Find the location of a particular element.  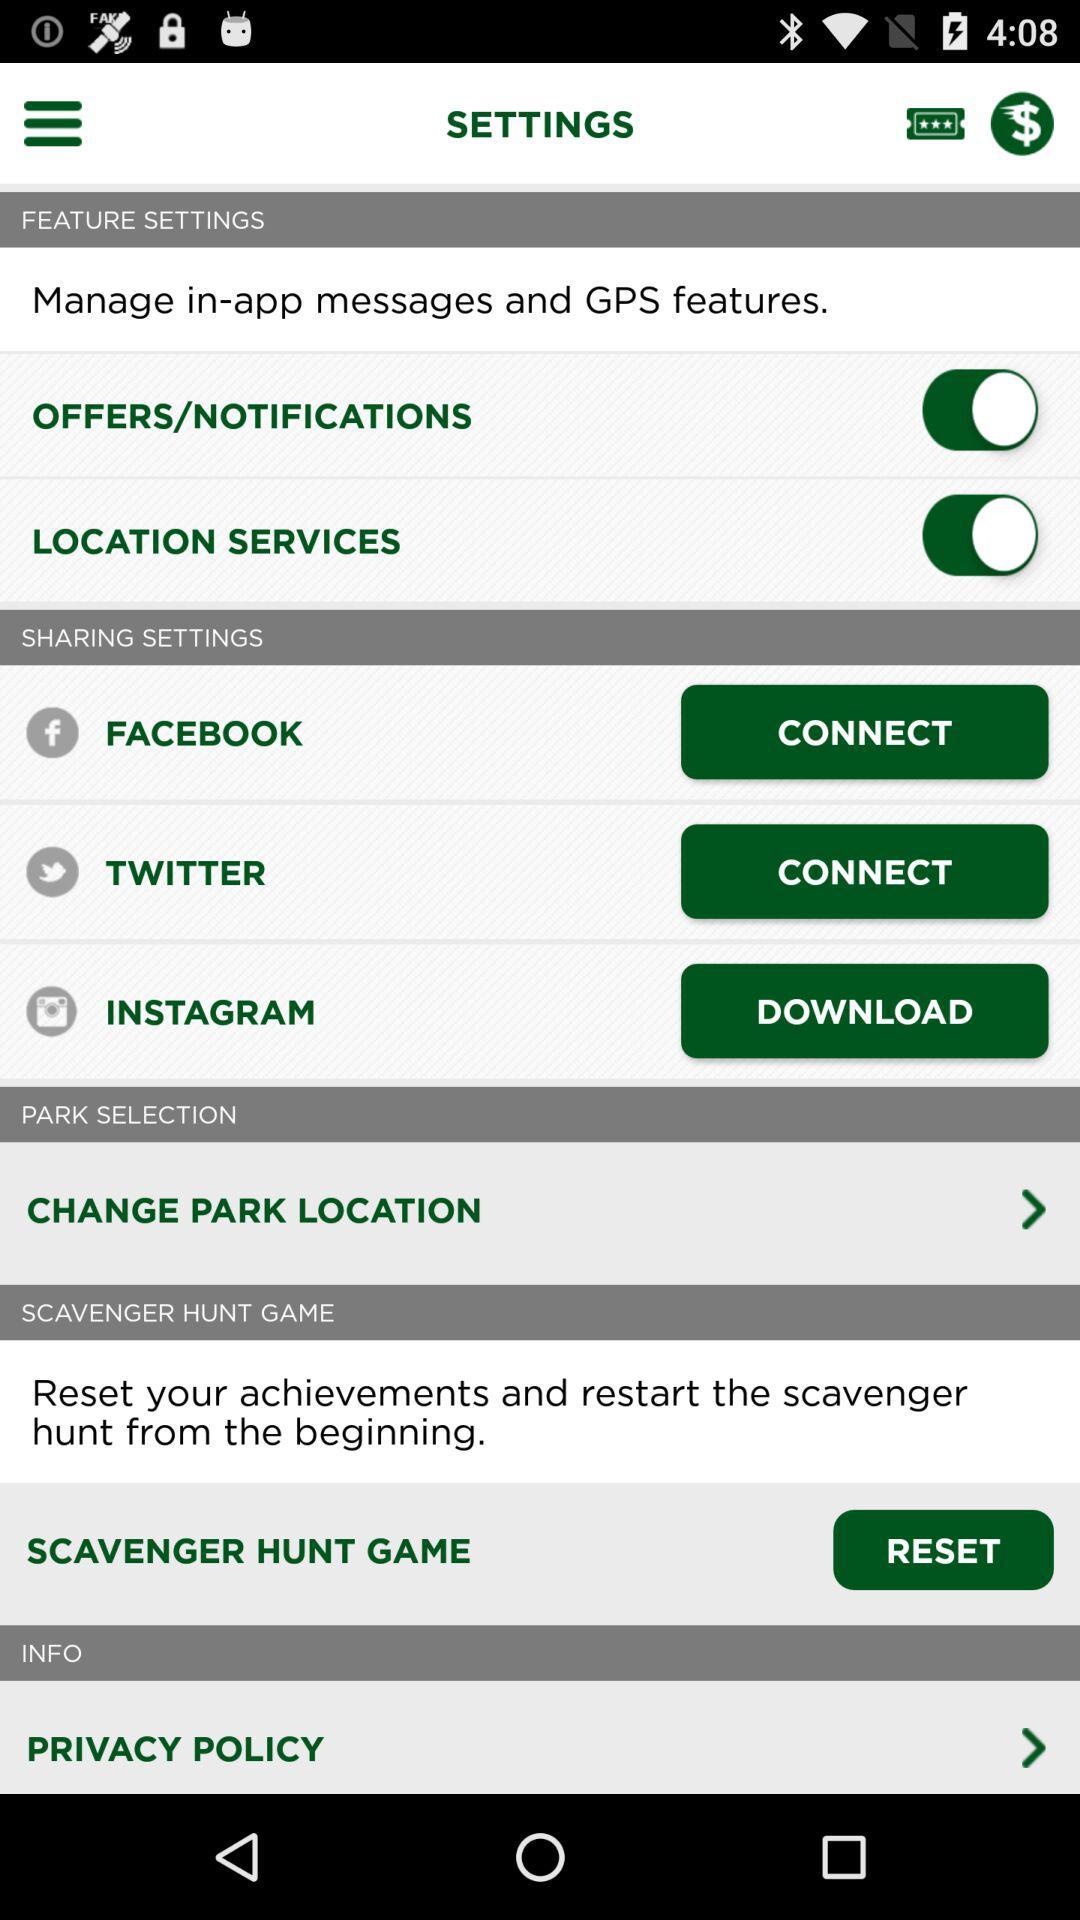

the menu icon is located at coordinates (64, 131).